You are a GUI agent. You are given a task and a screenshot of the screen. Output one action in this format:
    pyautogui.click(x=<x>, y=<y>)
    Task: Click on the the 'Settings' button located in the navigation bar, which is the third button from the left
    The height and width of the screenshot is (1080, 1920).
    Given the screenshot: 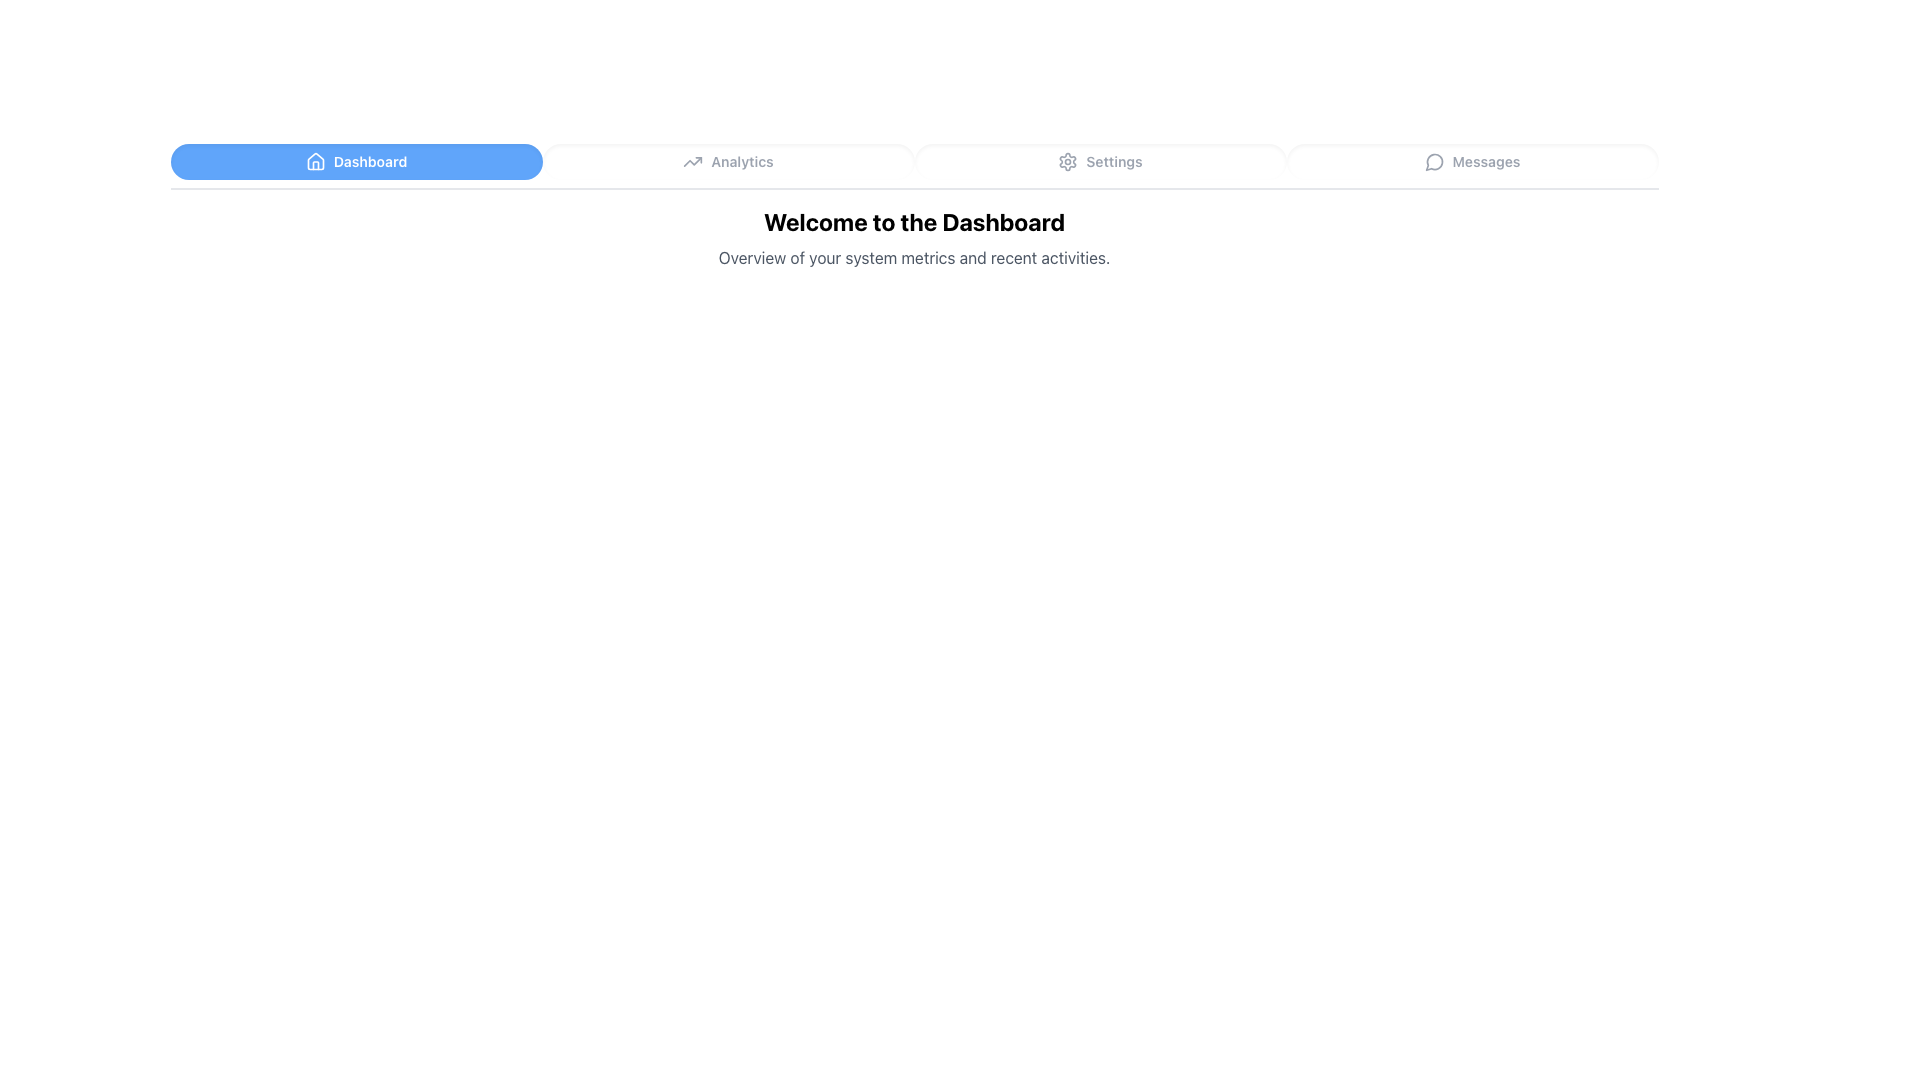 What is the action you would take?
    pyautogui.click(x=1099, y=161)
    